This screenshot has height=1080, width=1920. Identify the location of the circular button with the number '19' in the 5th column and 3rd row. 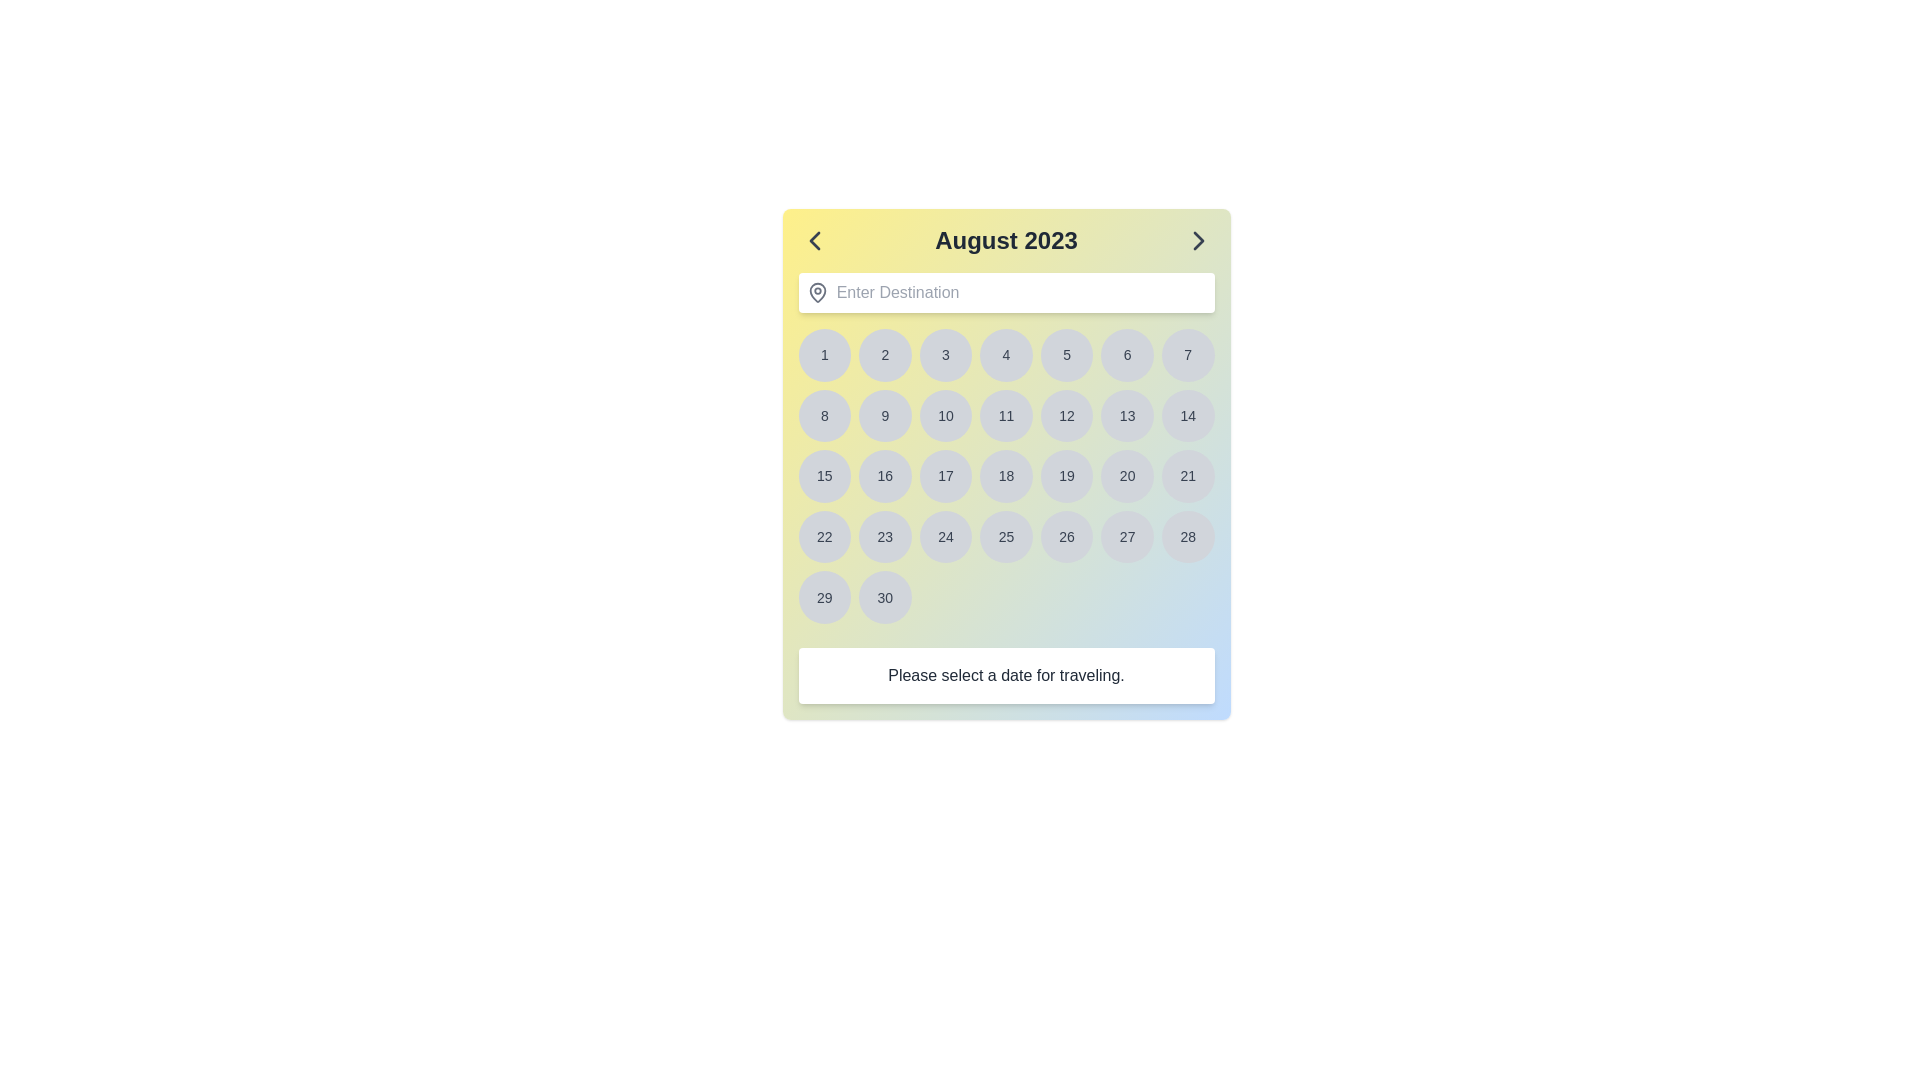
(1066, 476).